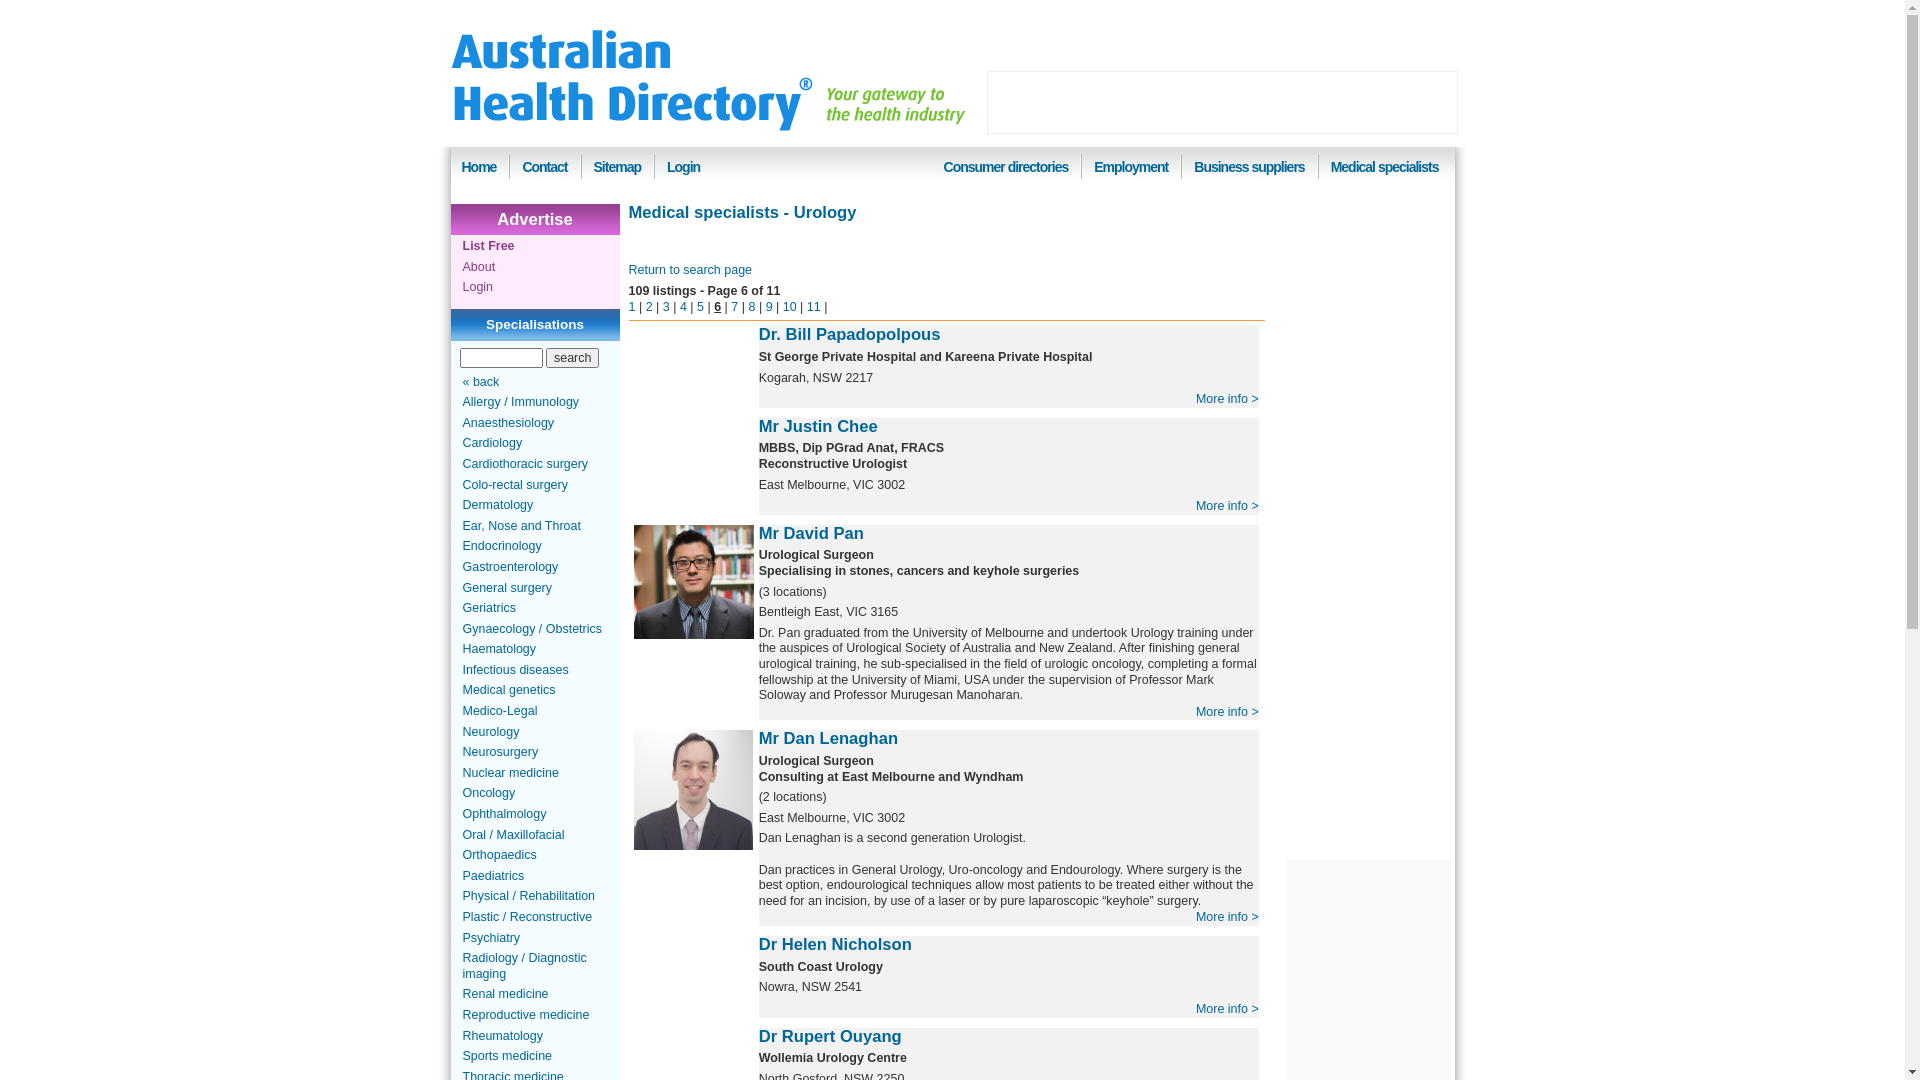  Describe the element at coordinates (524, 463) in the screenshot. I see `'Cardiothoracic surgery'` at that location.